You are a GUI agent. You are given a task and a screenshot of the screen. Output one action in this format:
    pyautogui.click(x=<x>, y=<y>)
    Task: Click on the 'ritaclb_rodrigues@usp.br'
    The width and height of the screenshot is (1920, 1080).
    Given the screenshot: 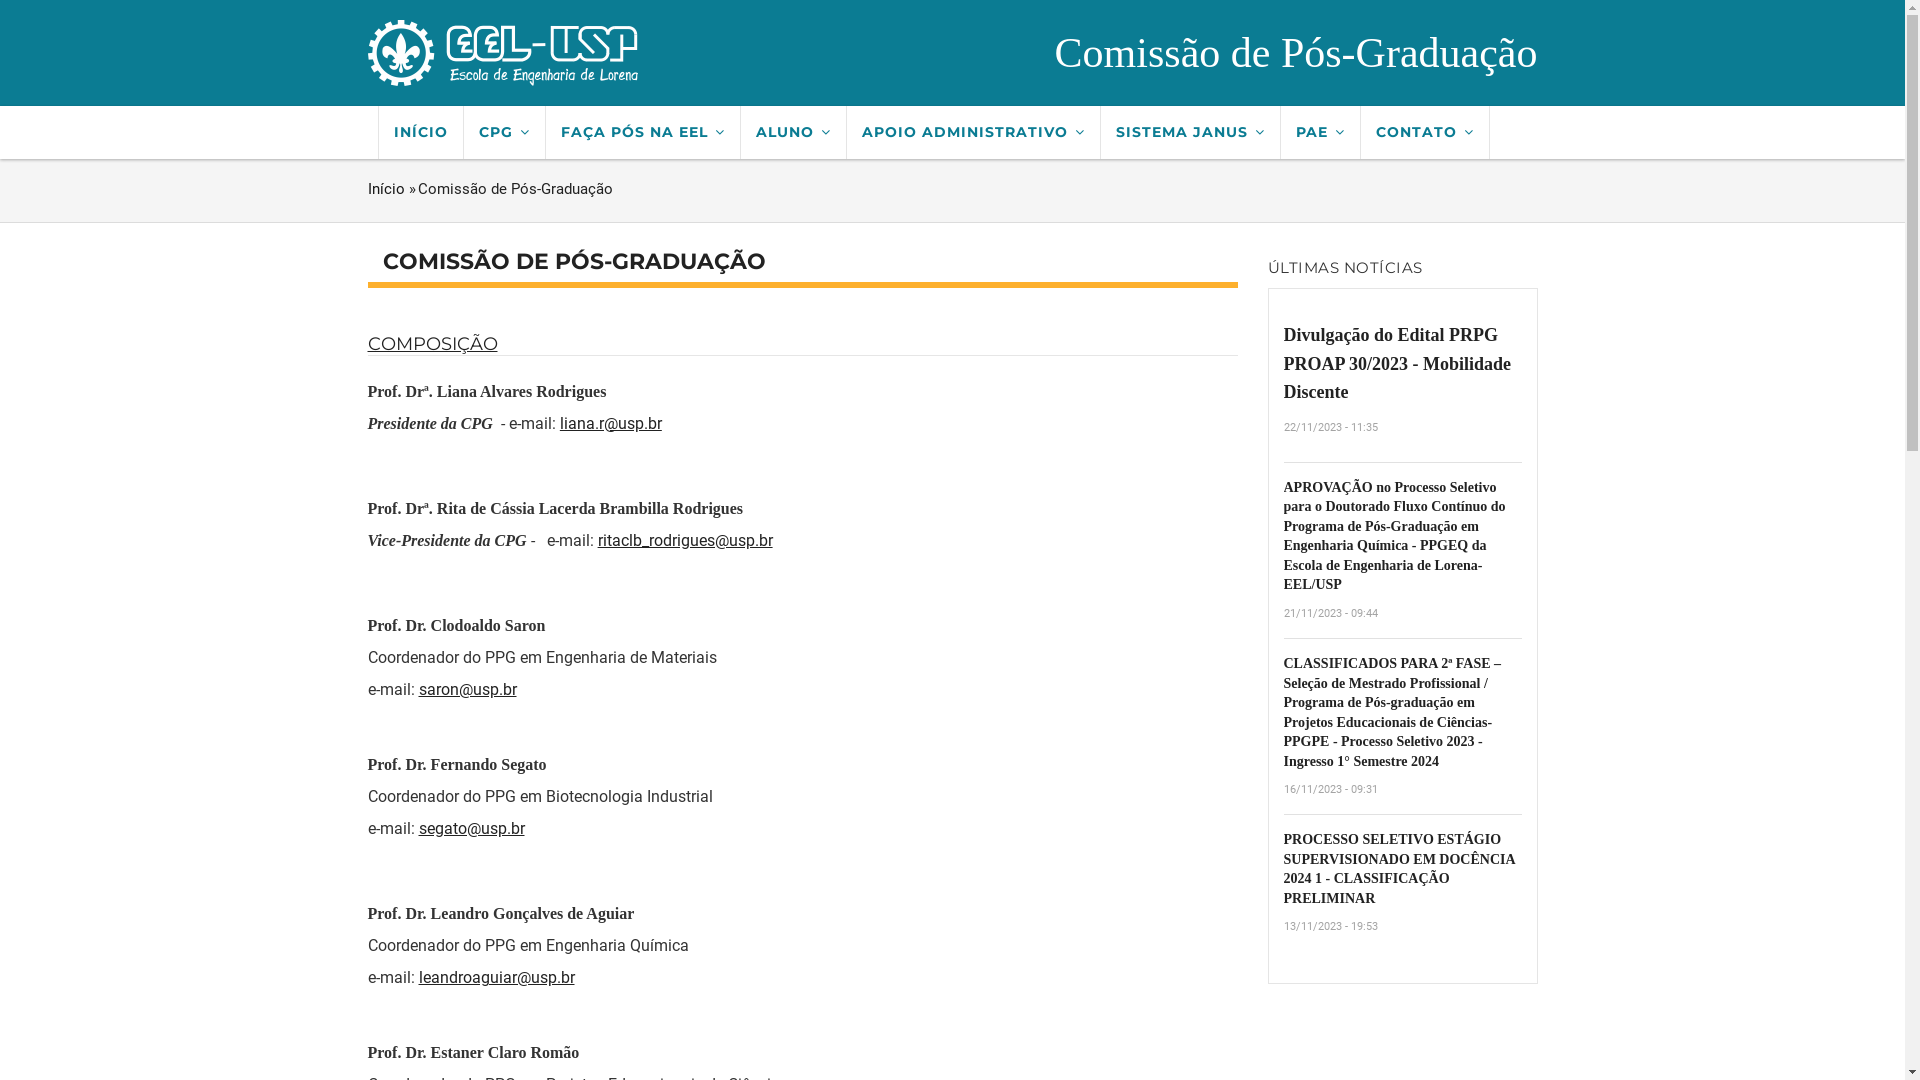 What is the action you would take?
    pyautogui.click(x=597, y=540)
    